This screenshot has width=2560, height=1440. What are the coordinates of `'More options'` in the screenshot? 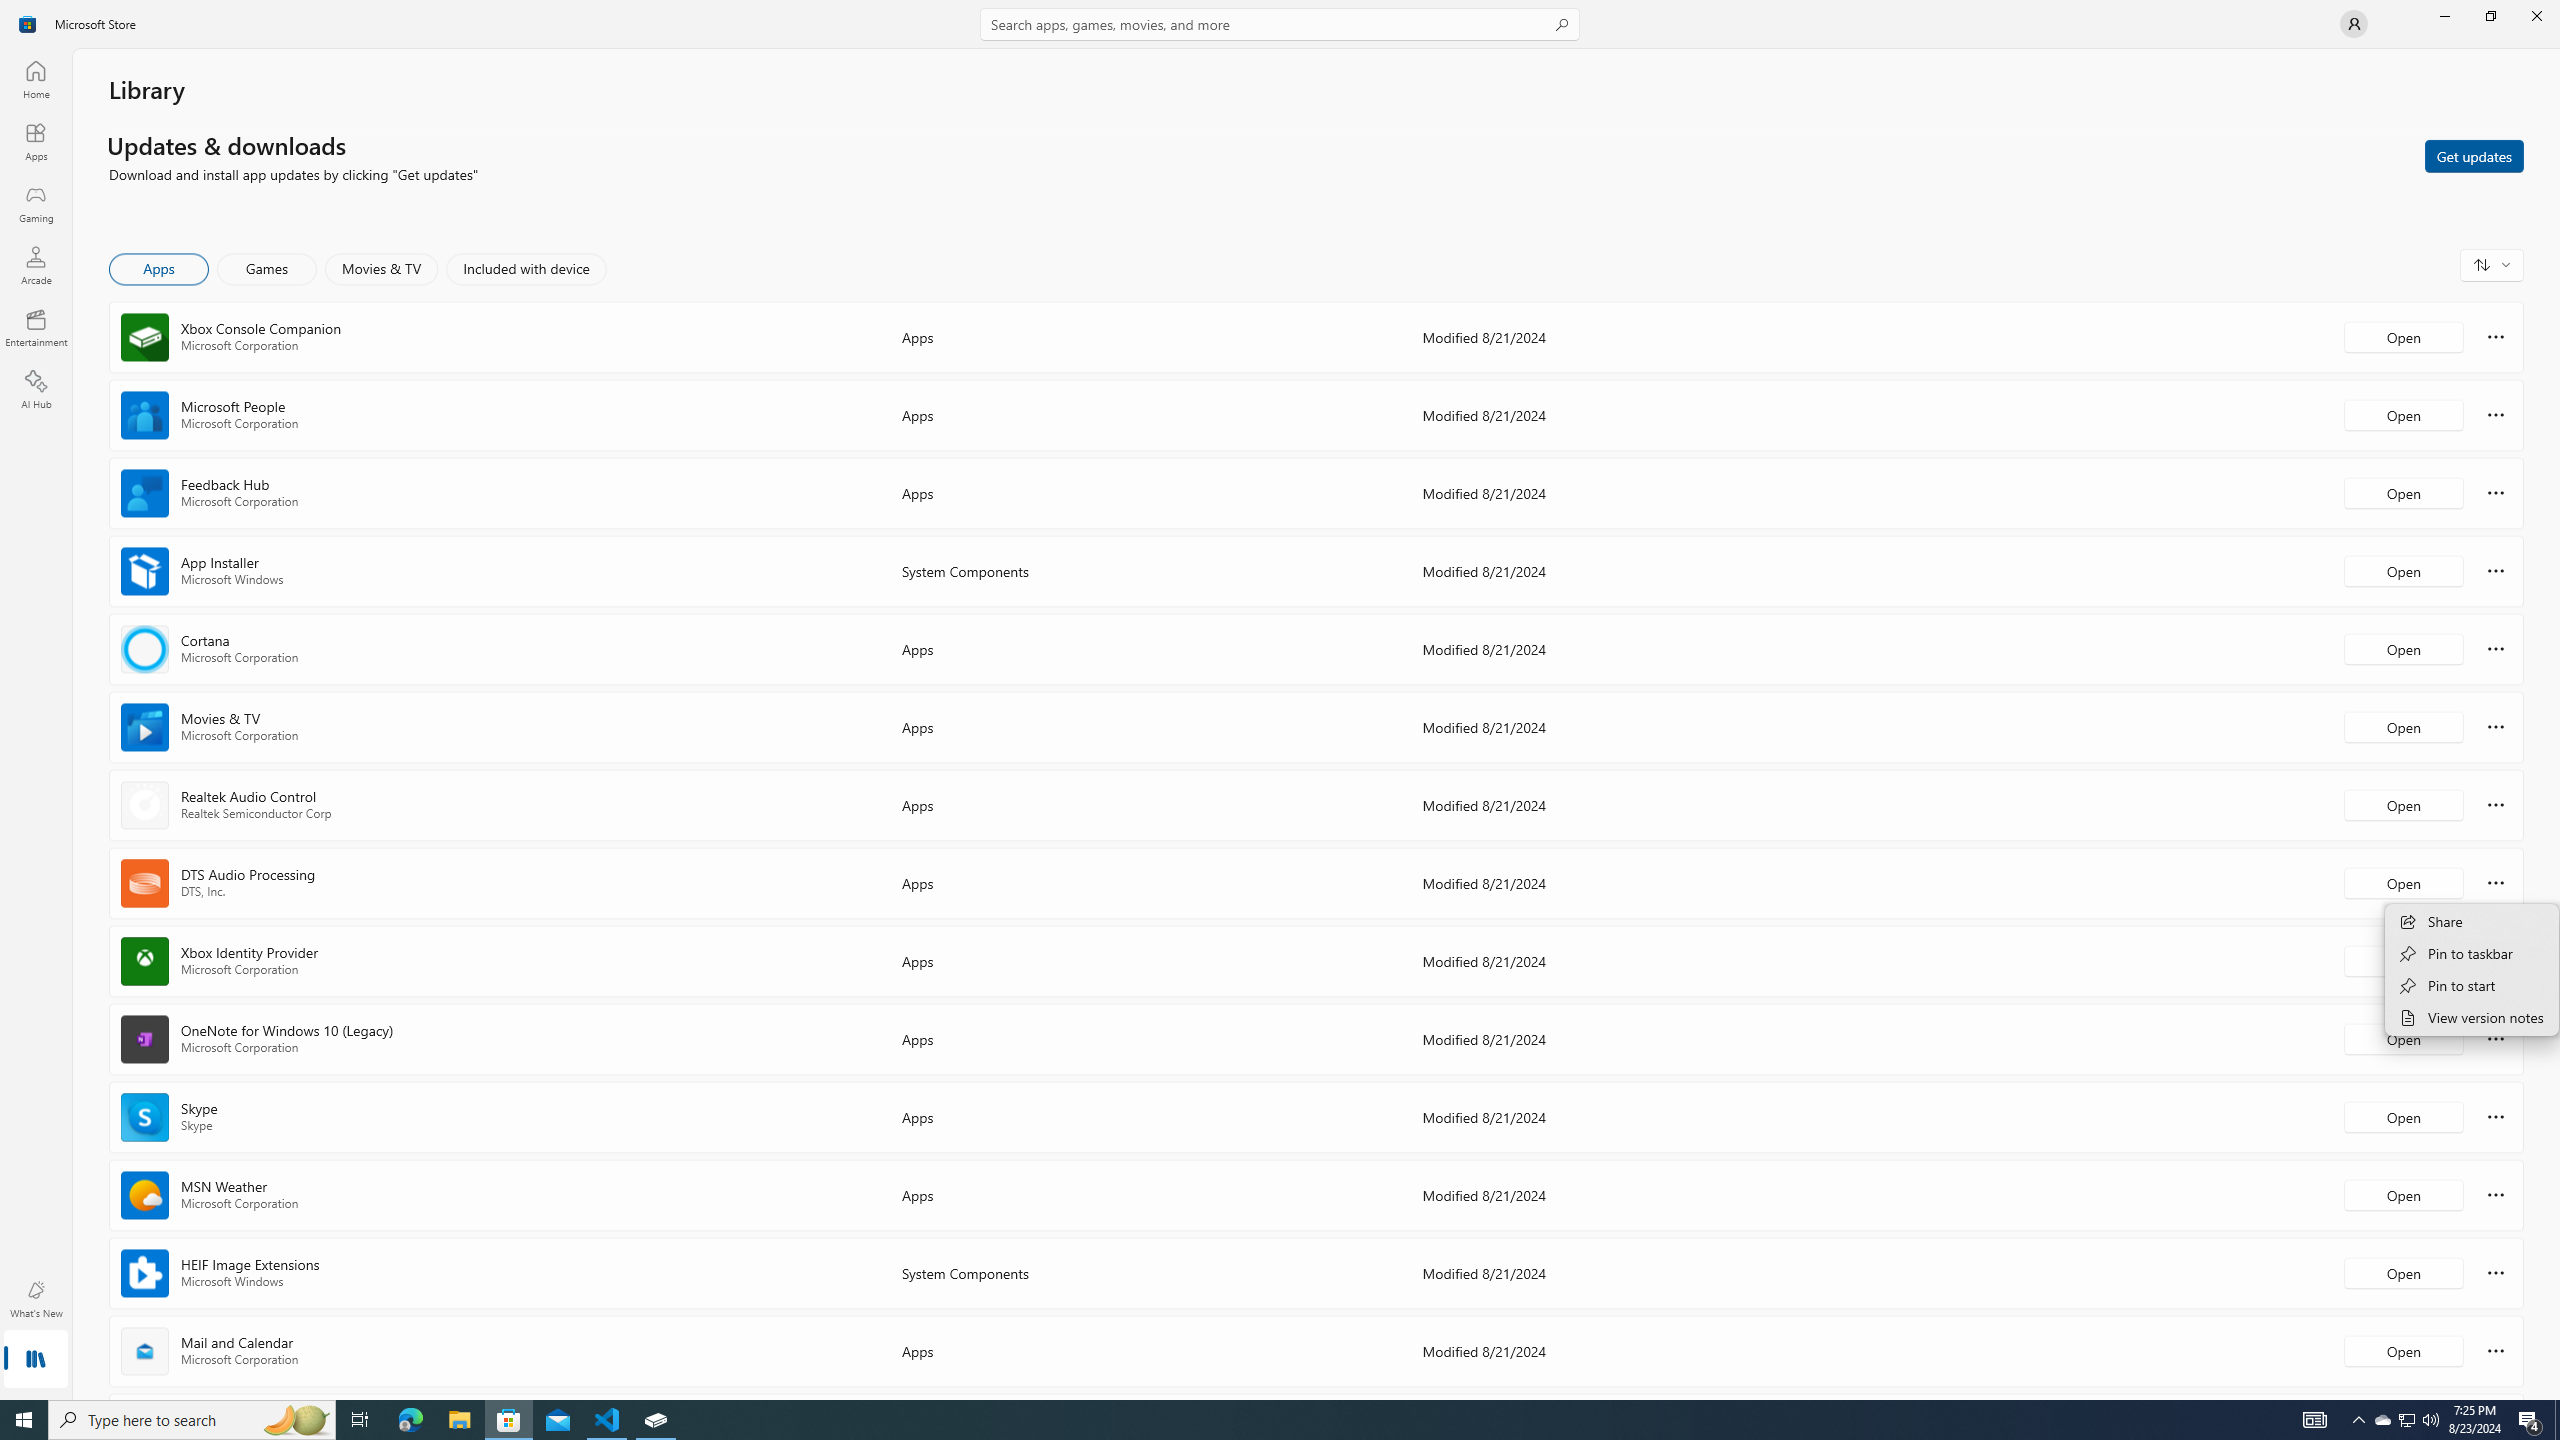 It's located at (2495, 1349).